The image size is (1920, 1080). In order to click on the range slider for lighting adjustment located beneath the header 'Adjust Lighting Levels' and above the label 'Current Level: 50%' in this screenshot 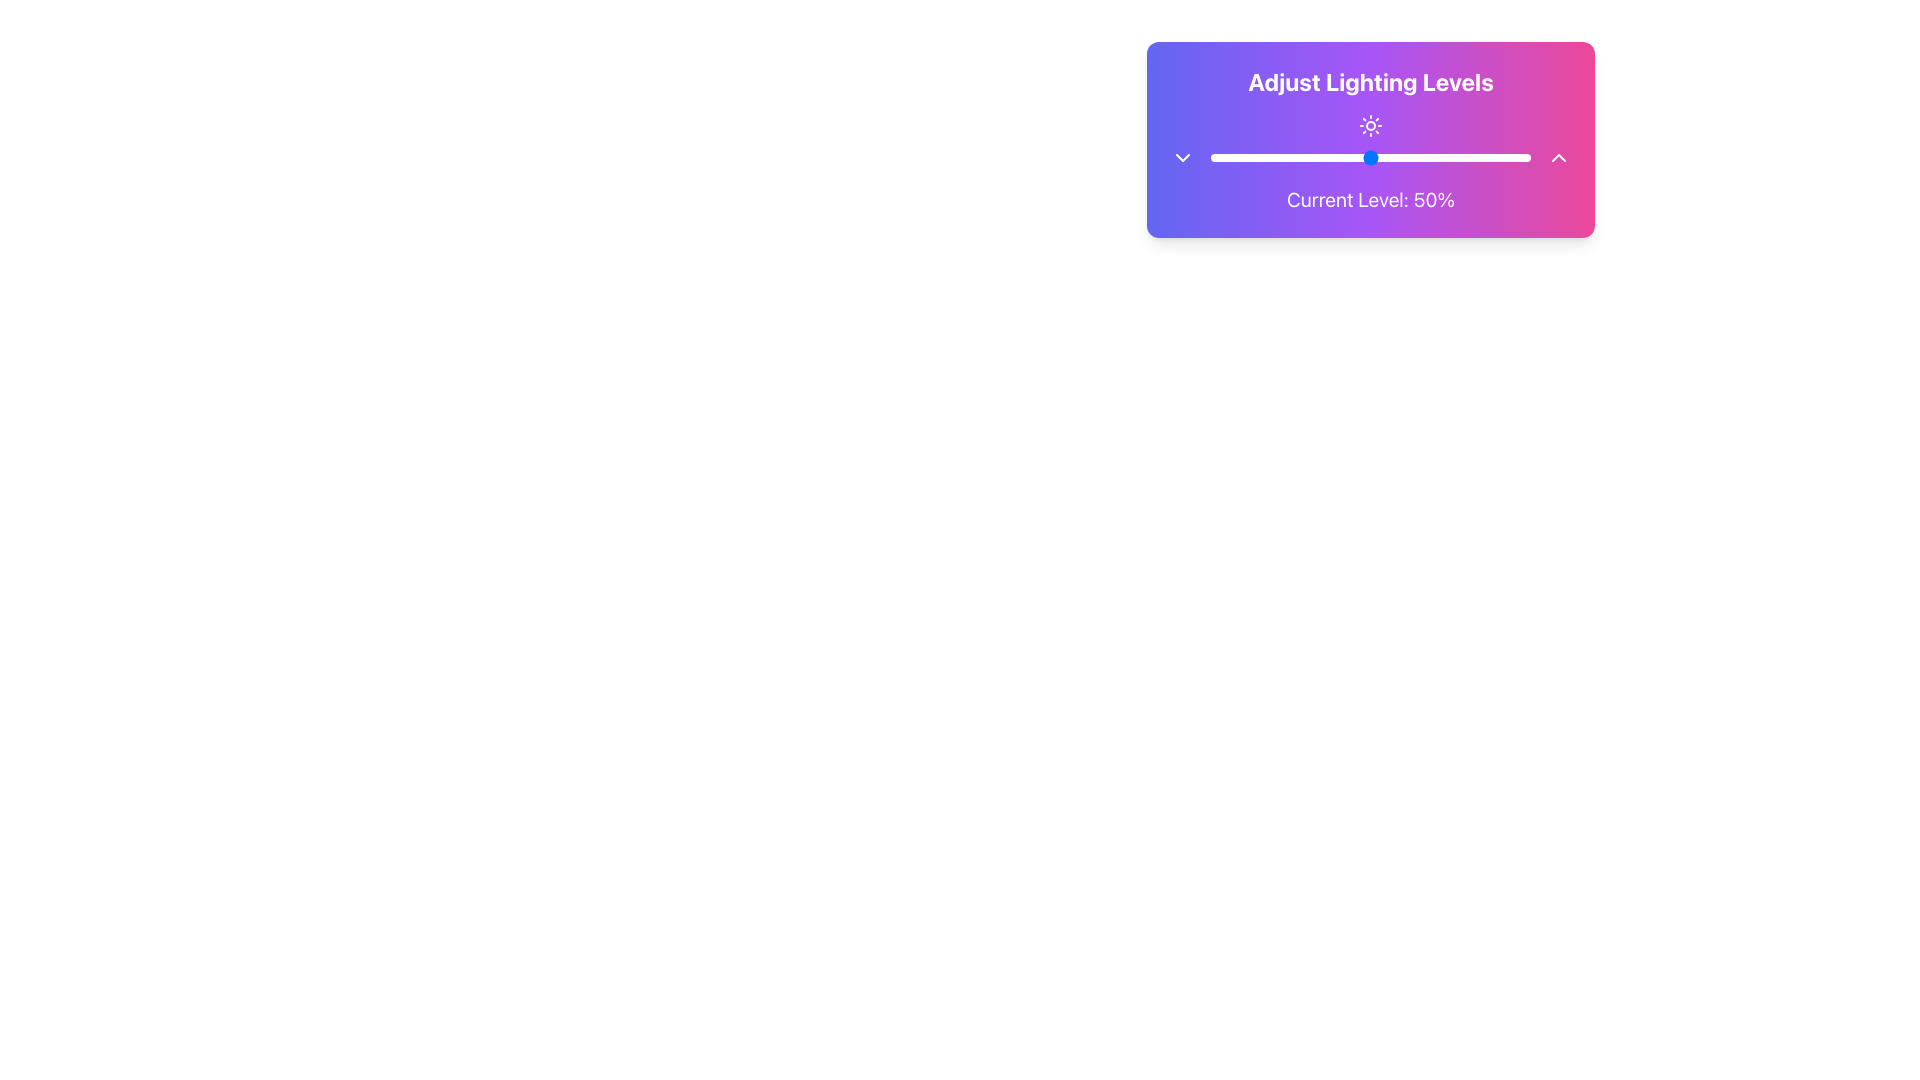, I will do `click(1370, 157)`.